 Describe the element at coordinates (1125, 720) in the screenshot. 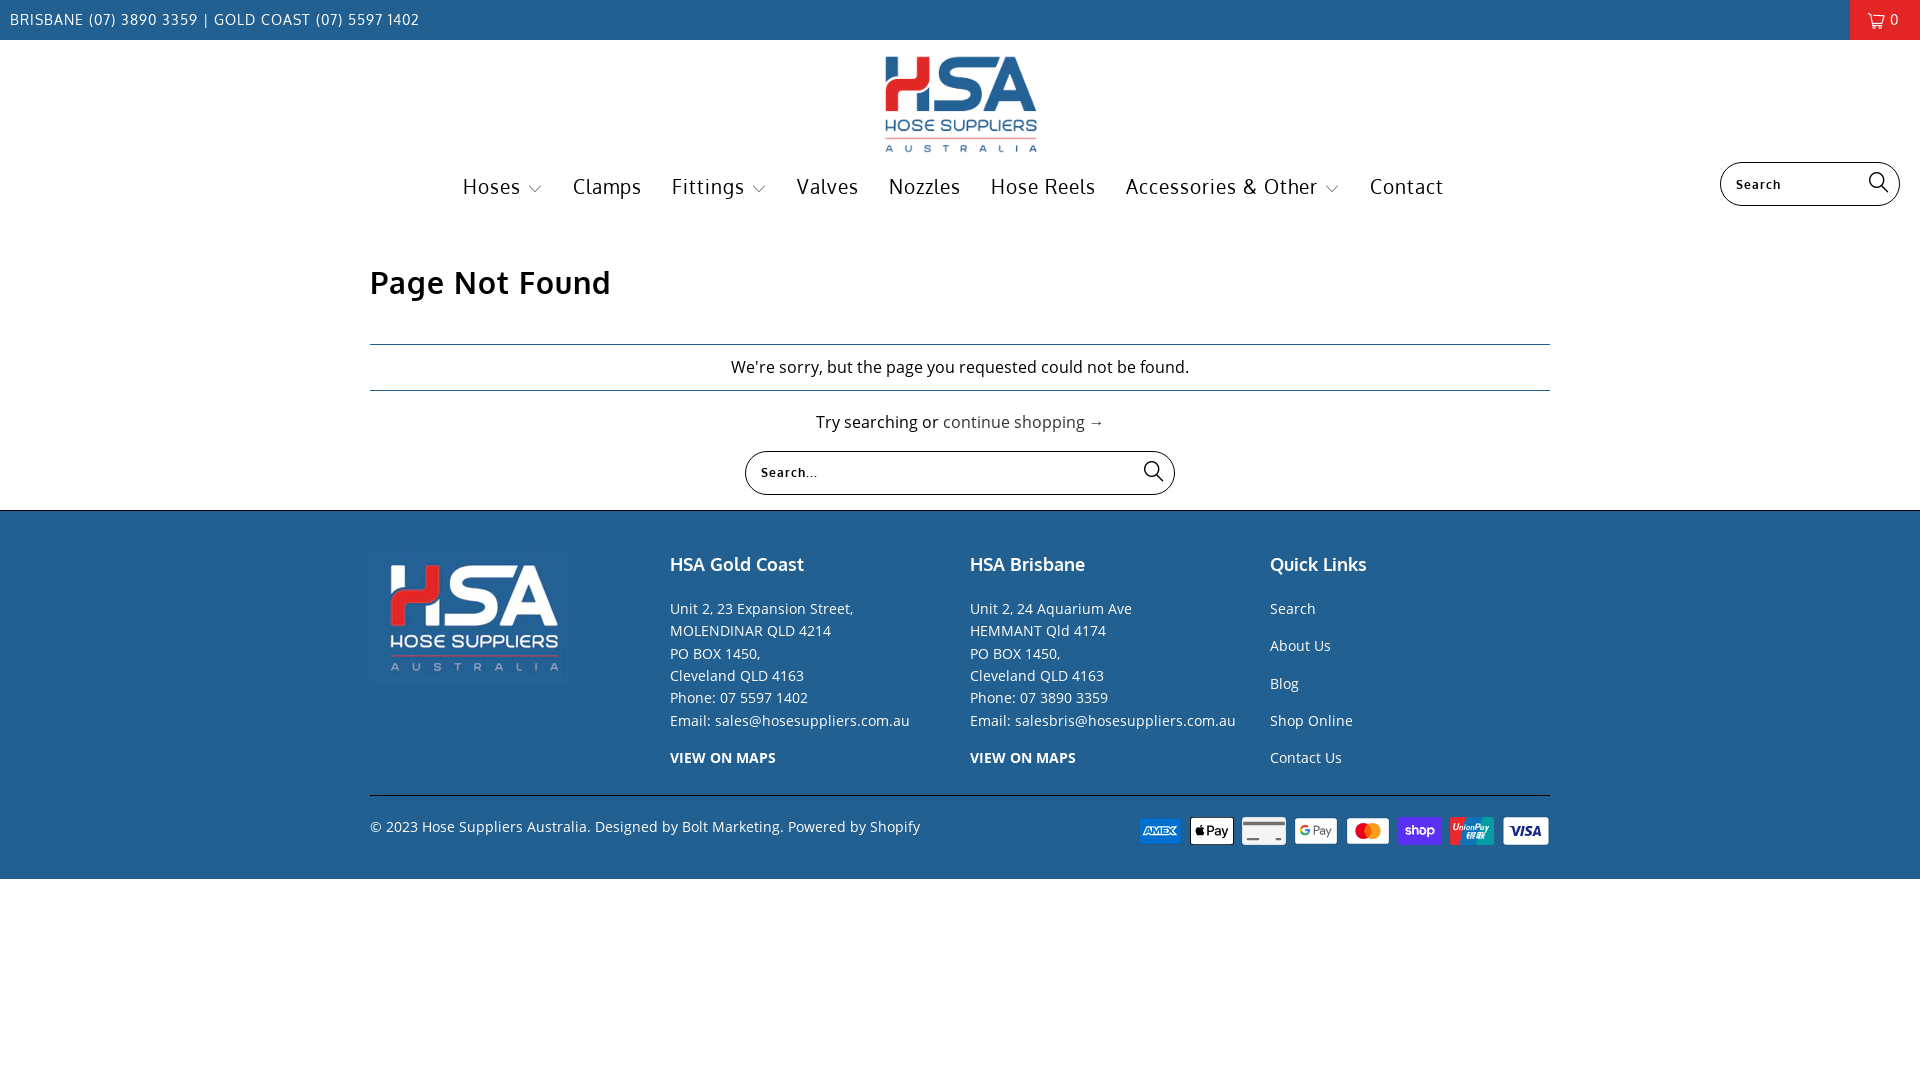

I see `'salesbris@hosesuppliers.com.au'` at that location.